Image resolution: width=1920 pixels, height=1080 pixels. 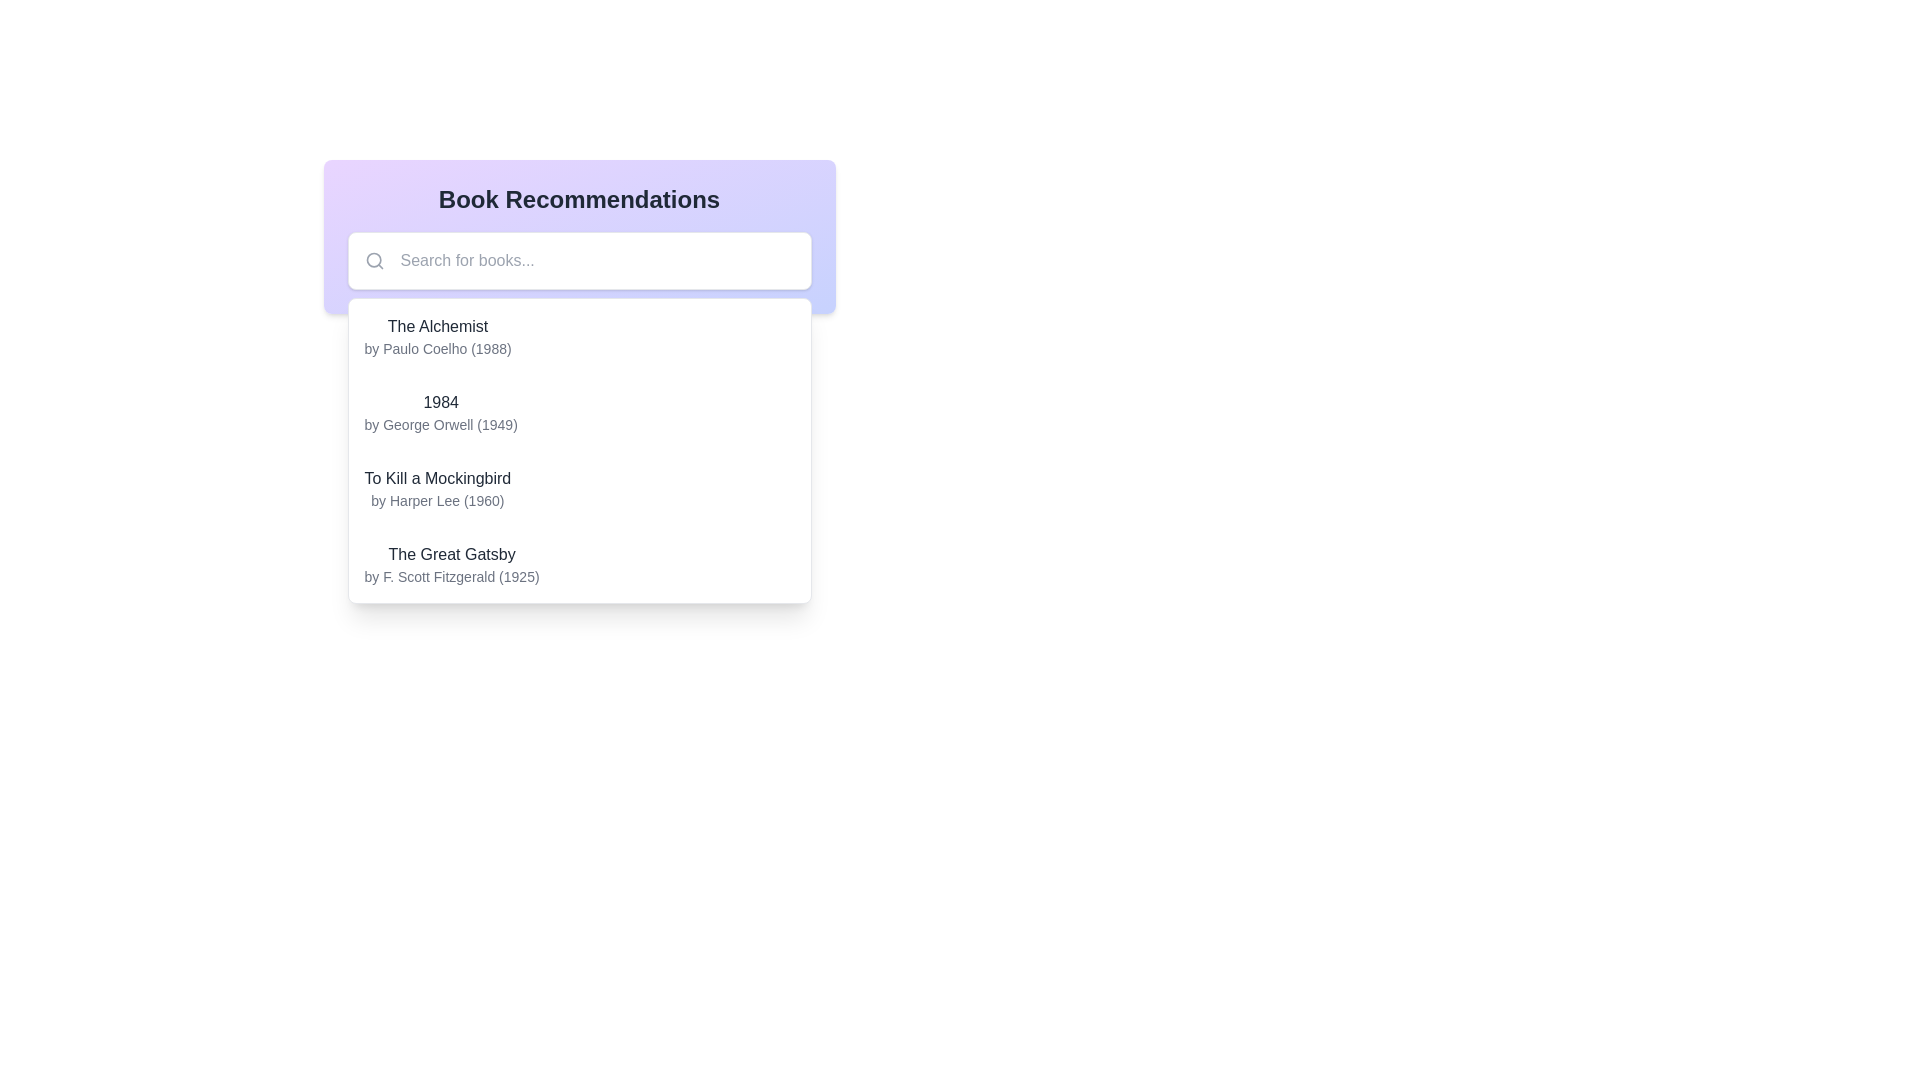 What do you see at coordinates (436, 500) in the screenshot?
I see `the static text label displaying 'by Harper Lee (1960)', which is located below the title 'To Kill a Mockingbird'` at bounding box center [436, 500].